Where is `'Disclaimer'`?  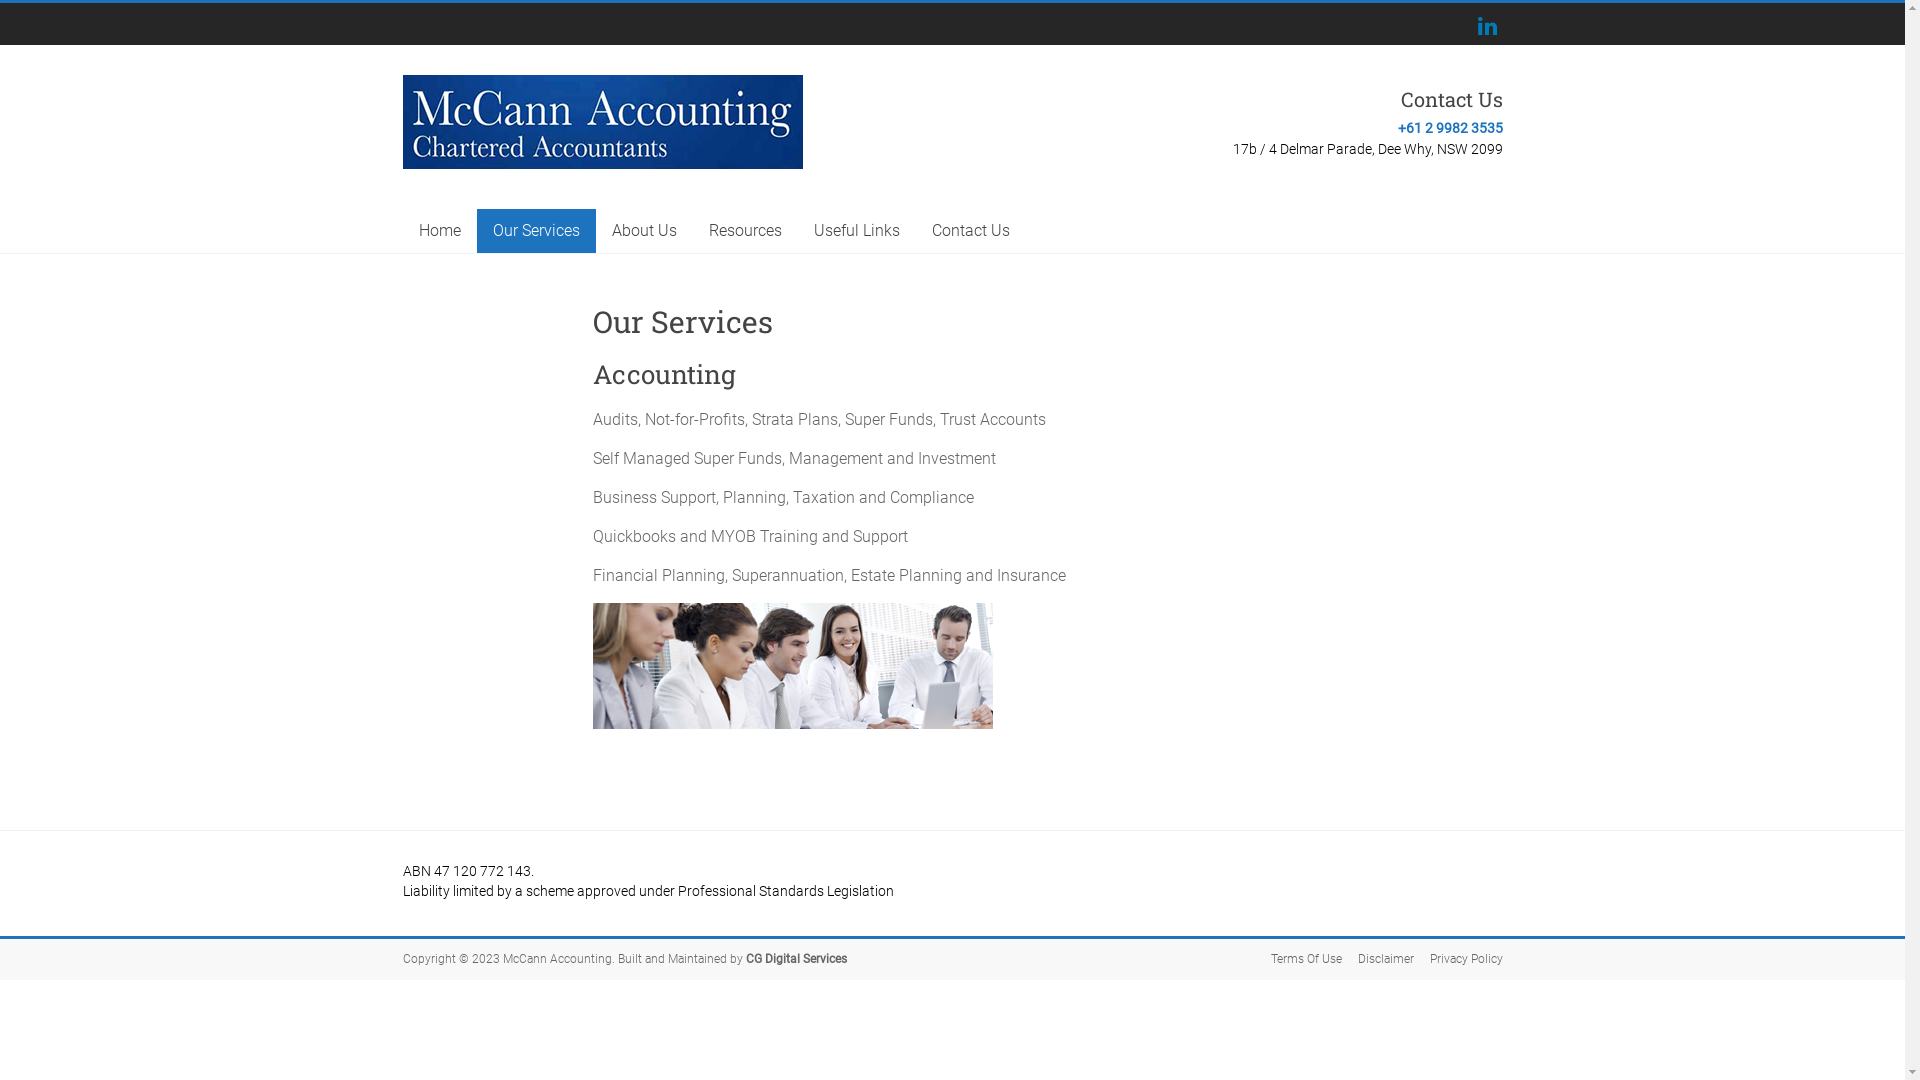
'Disclaimer' is located at coordinates (1376, 958).